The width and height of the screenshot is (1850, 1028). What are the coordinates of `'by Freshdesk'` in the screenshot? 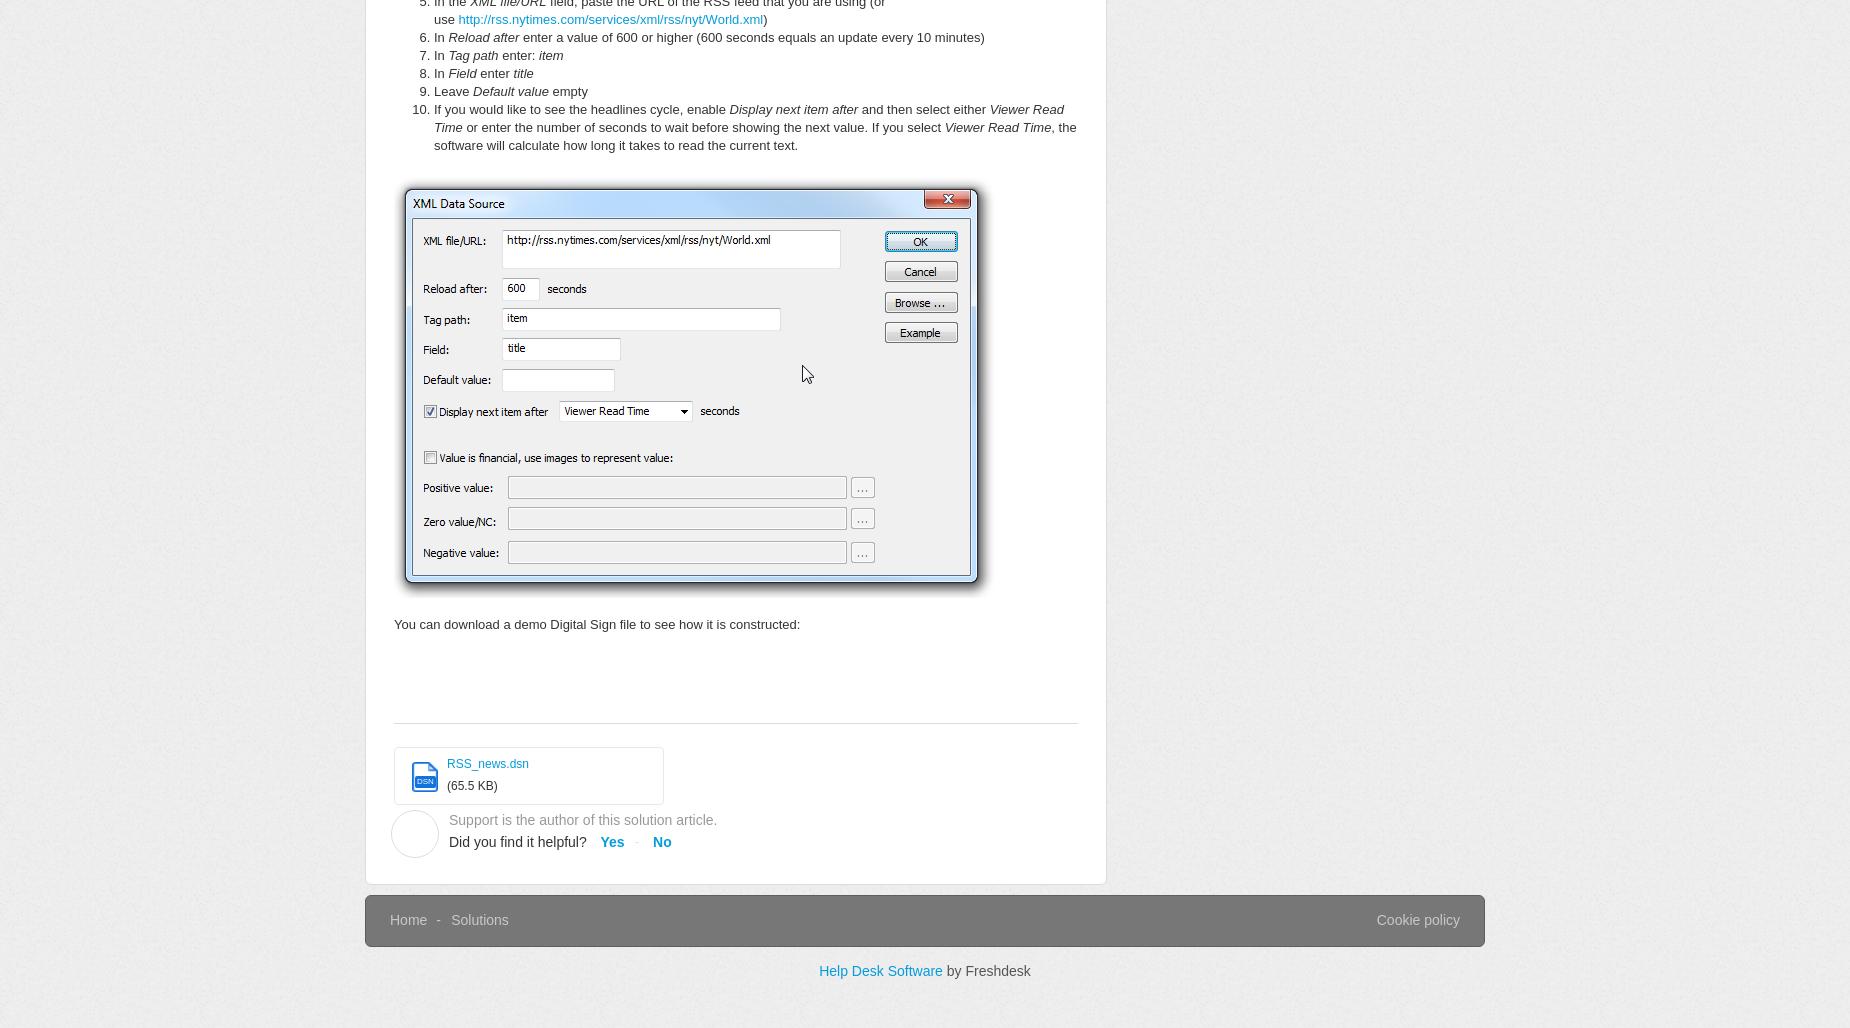 It's located at (987, 970).